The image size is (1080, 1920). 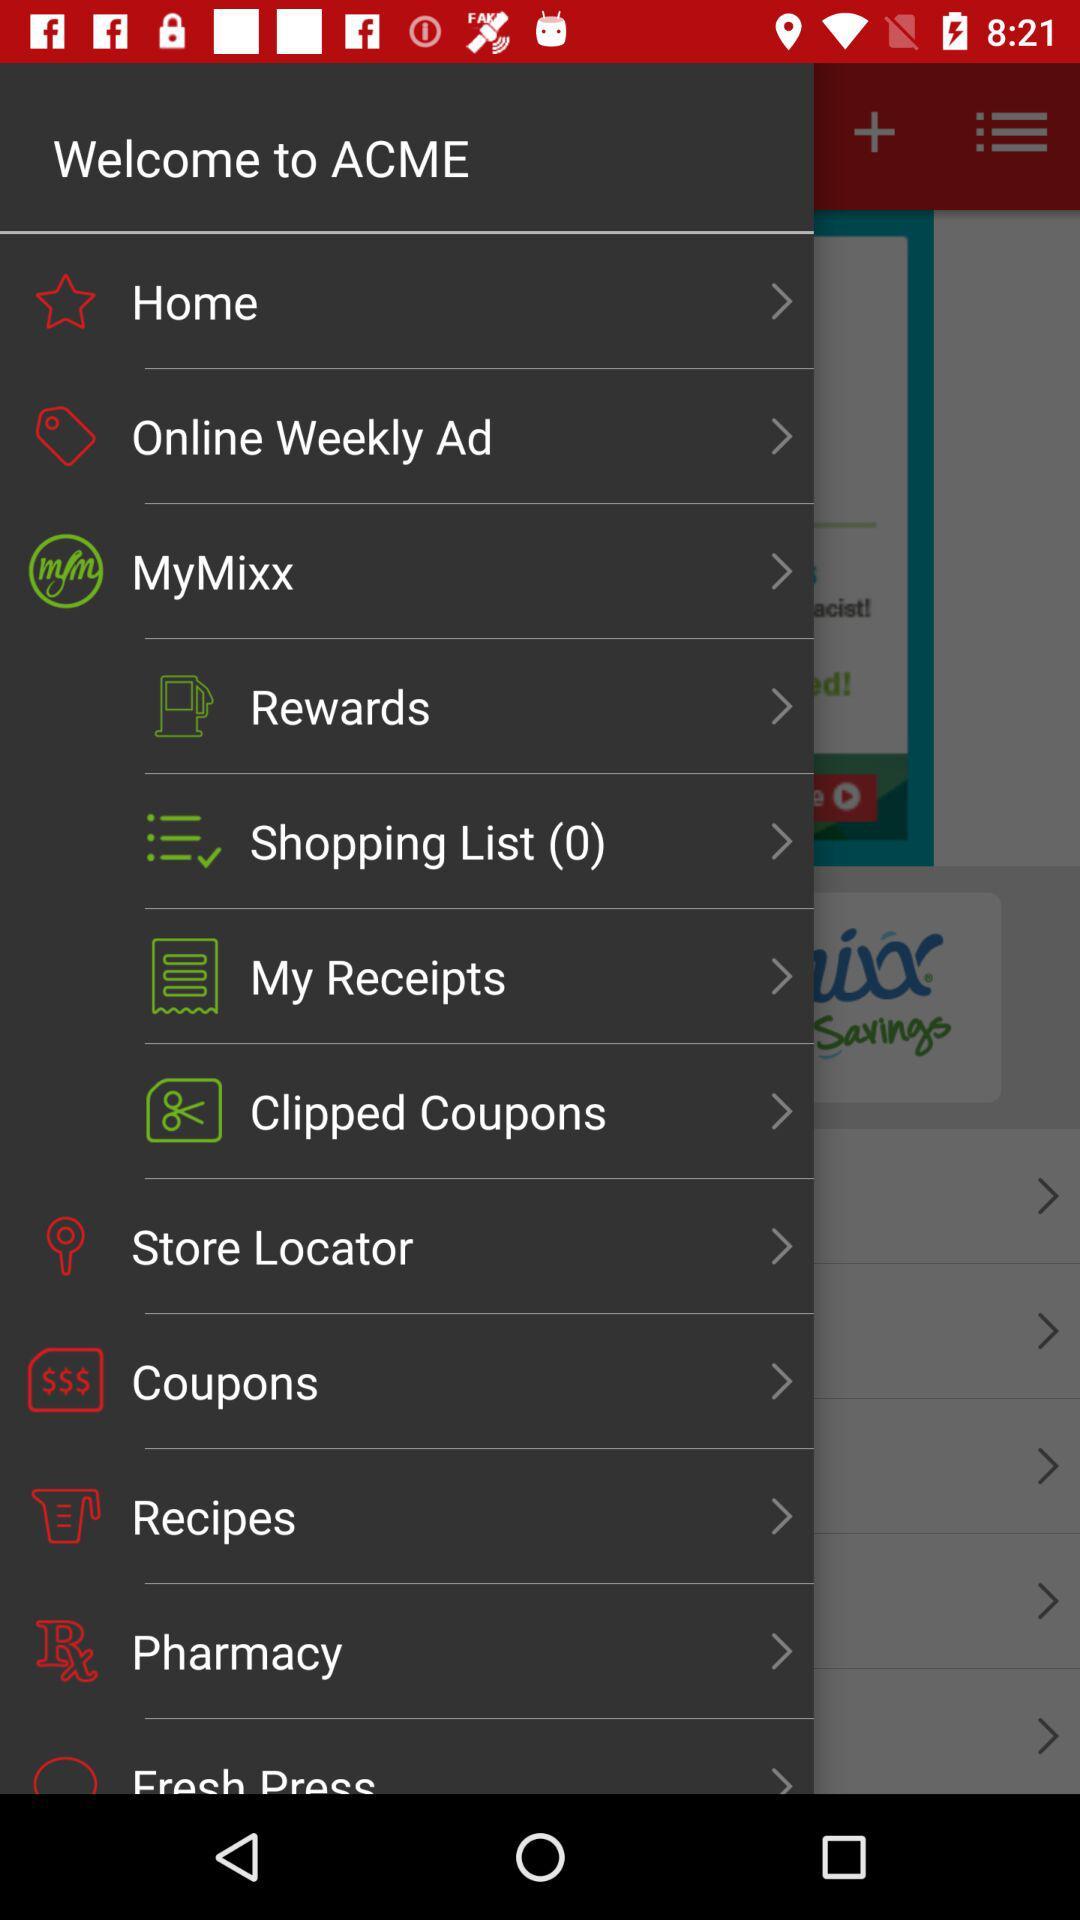 What do you see at coordinates (64, 1516) in the screenshot?
I see `the recipes icon` at bounding box center [64, 1516].